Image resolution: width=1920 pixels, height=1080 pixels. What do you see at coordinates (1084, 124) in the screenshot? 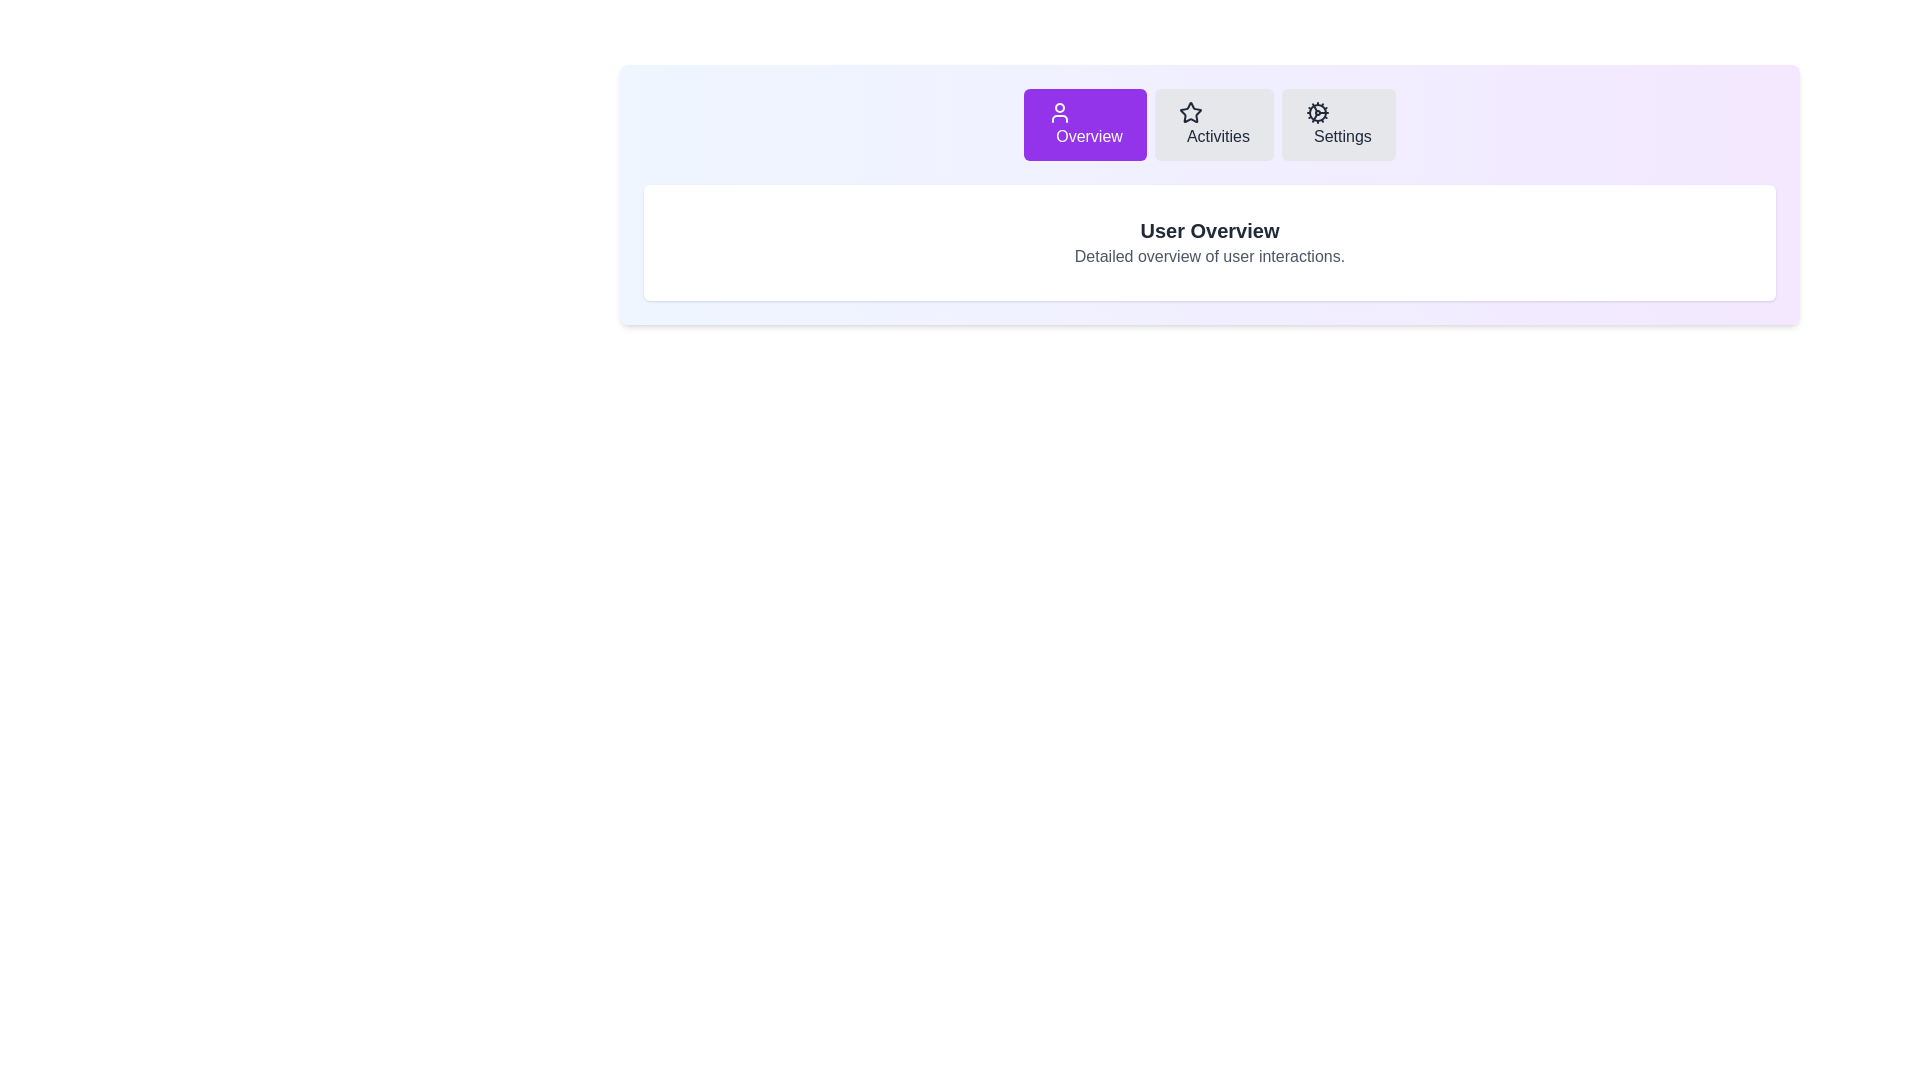
I see `the navigation button located at the leftmost part of the navigation bar` at bounding box center [1084, 124].